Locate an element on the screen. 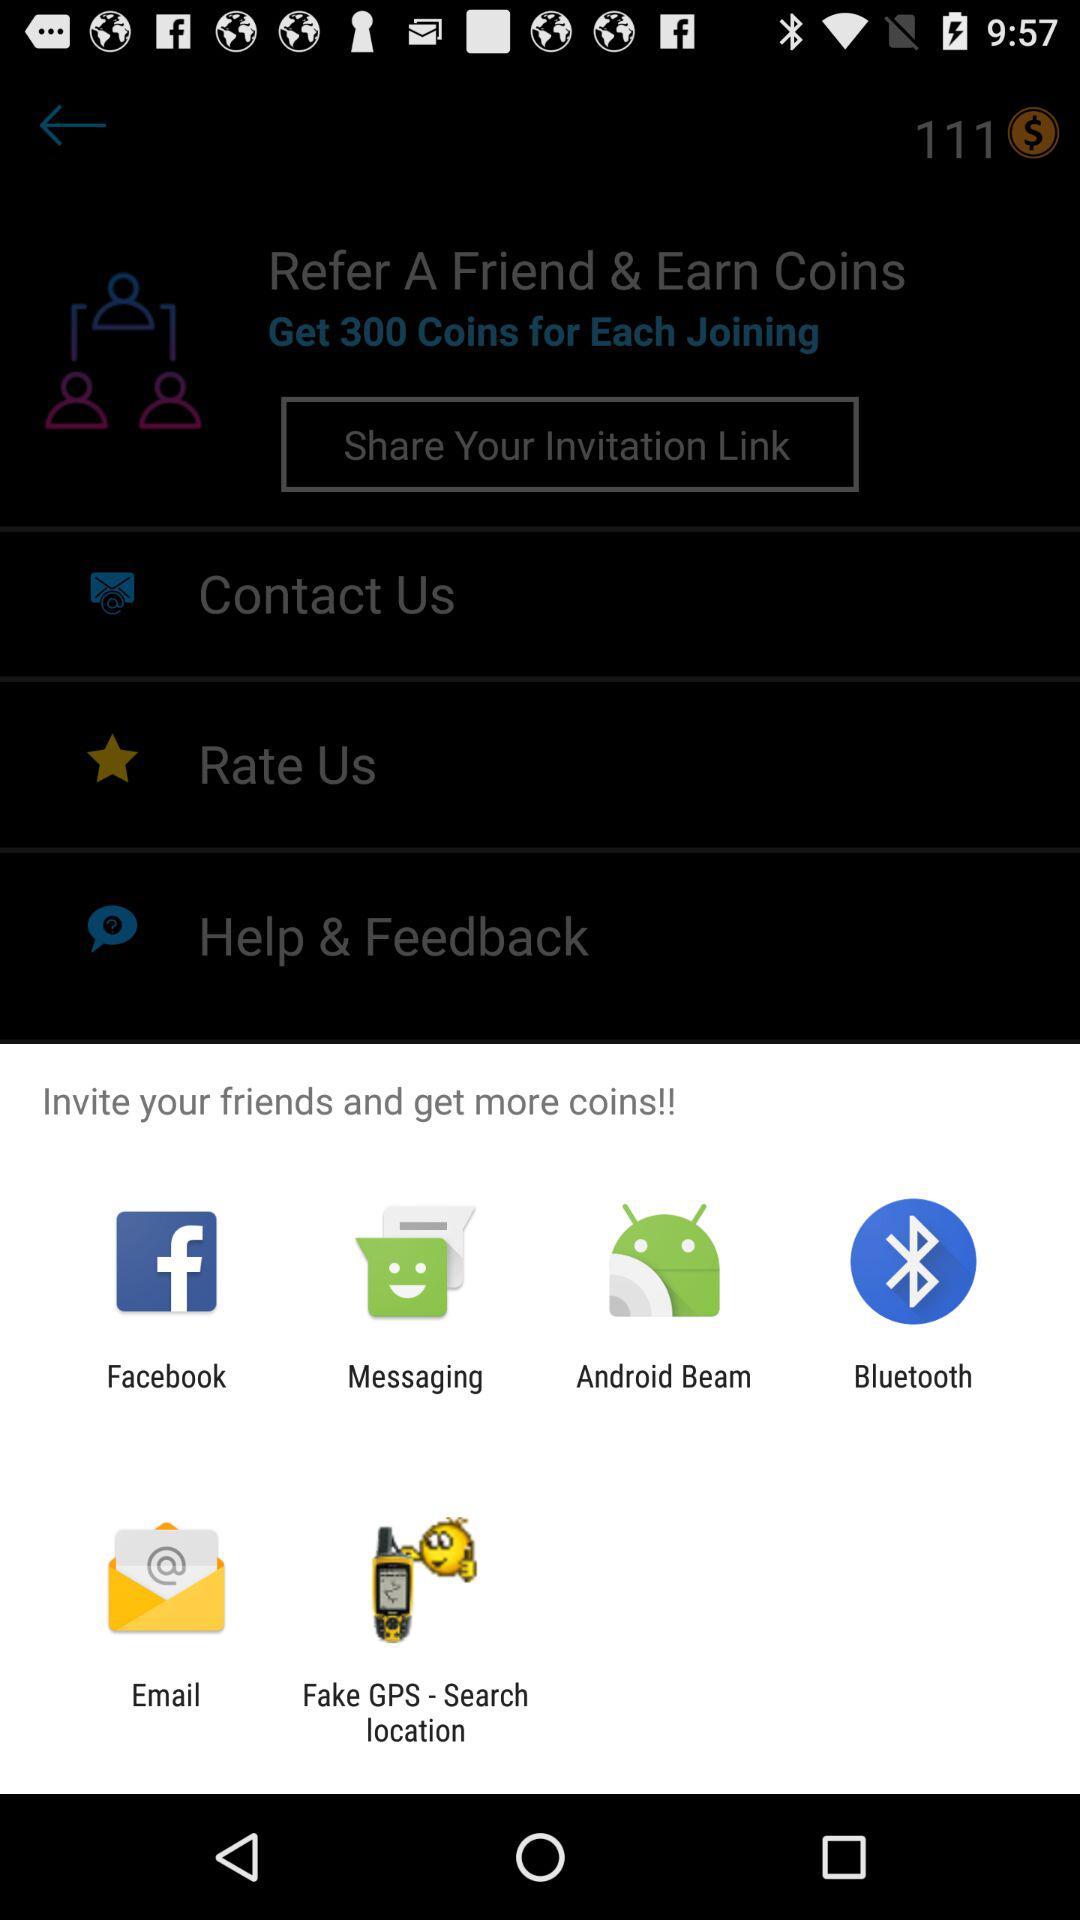  icon next to the messaging is located at coordinates (165, 1392).